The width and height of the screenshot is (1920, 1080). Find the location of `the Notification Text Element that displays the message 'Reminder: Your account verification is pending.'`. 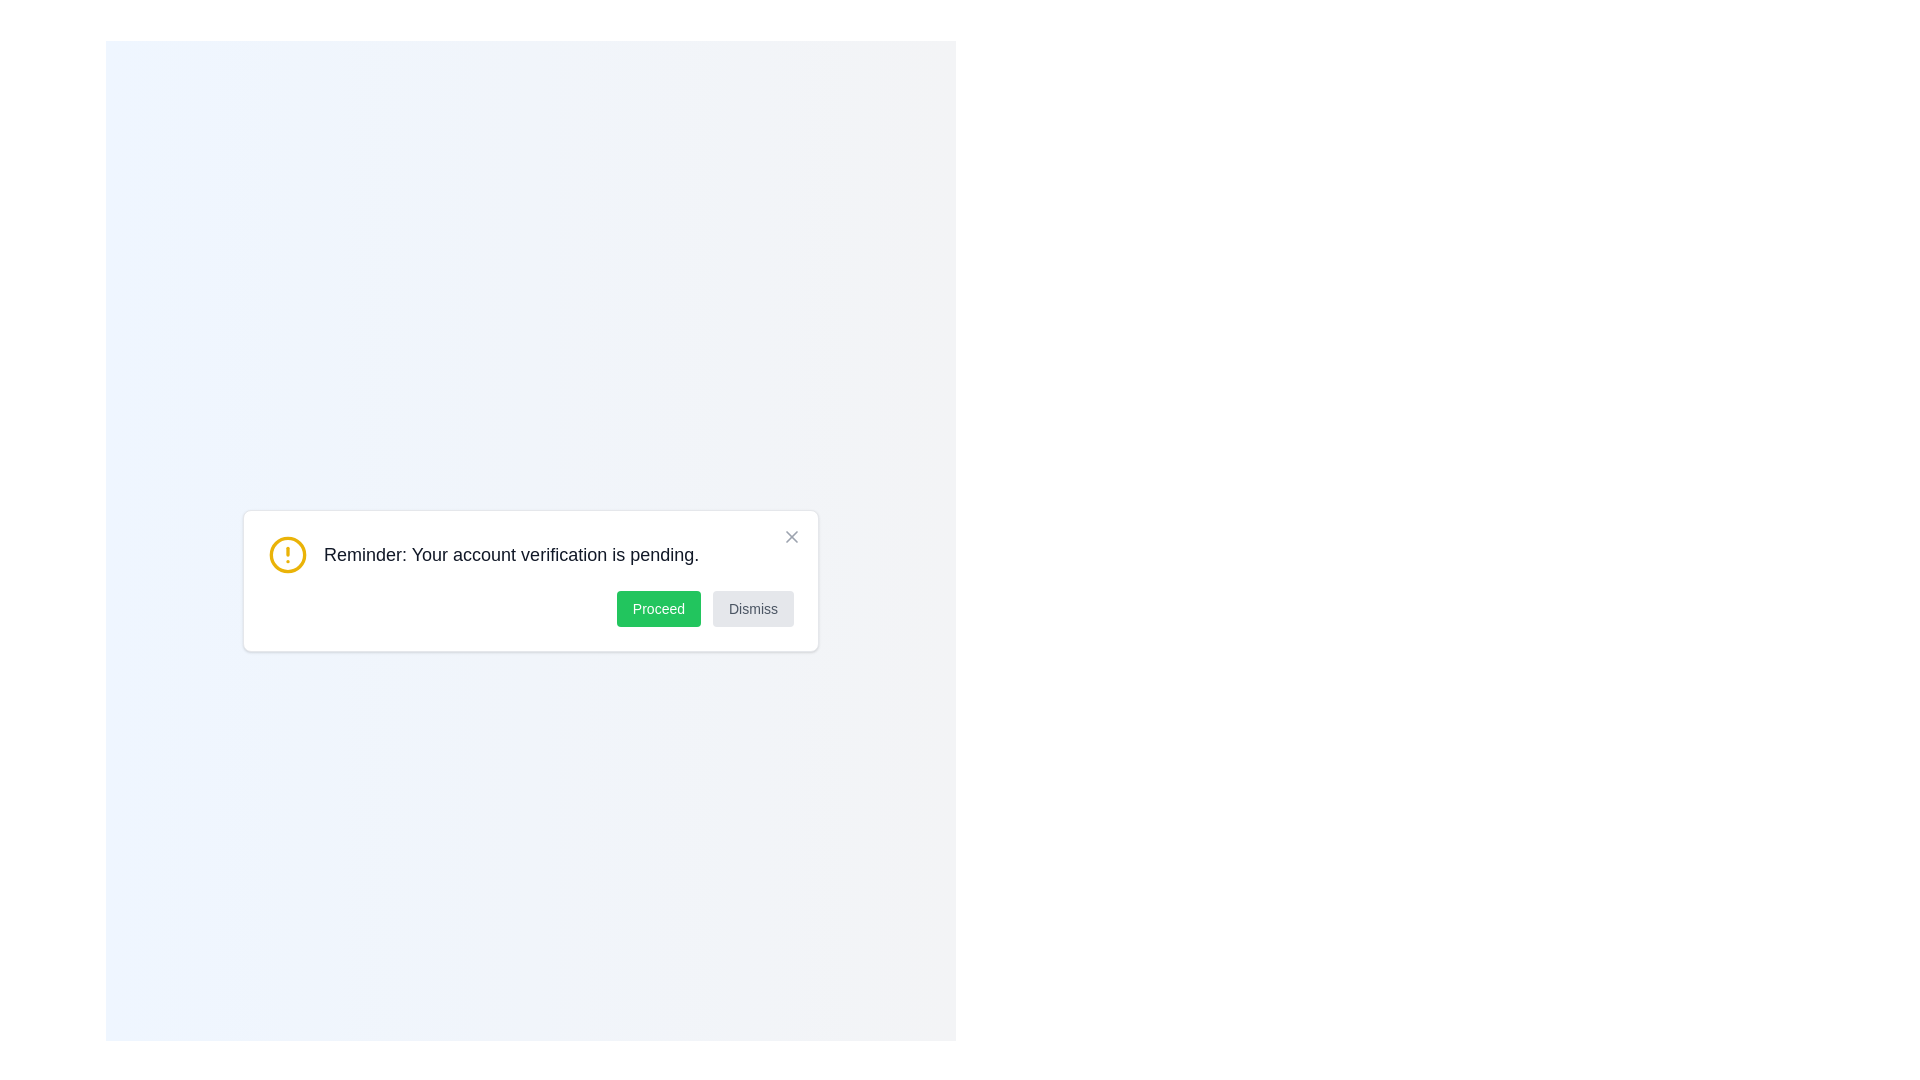

the Notification Text Element that displays the message 'Reminder: Your account verification is pending.' is located at coordinates (531, 555).